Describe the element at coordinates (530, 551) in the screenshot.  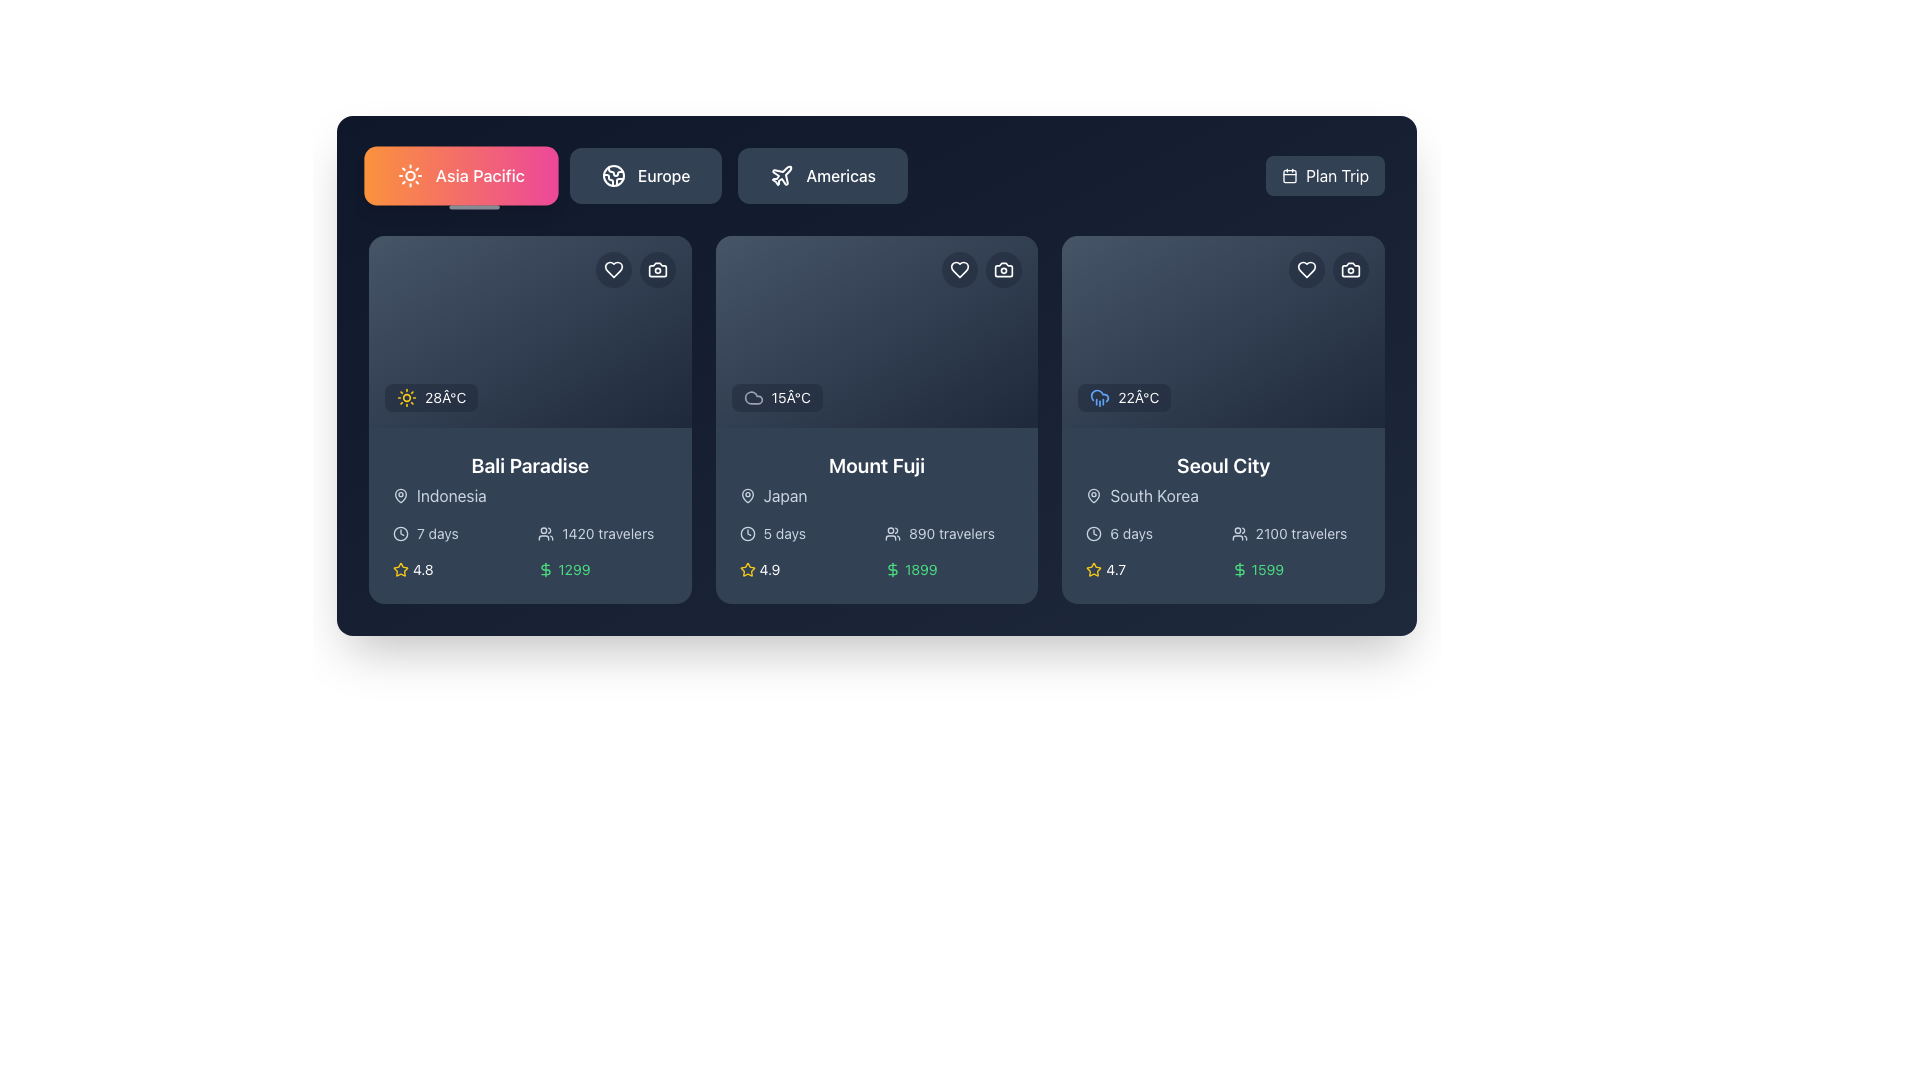
I see `detailed information about the travel package for 'Bali Paradise', including duration, number of travelers, rating, and price, from the informational section located at the lower part of the card` at that location.